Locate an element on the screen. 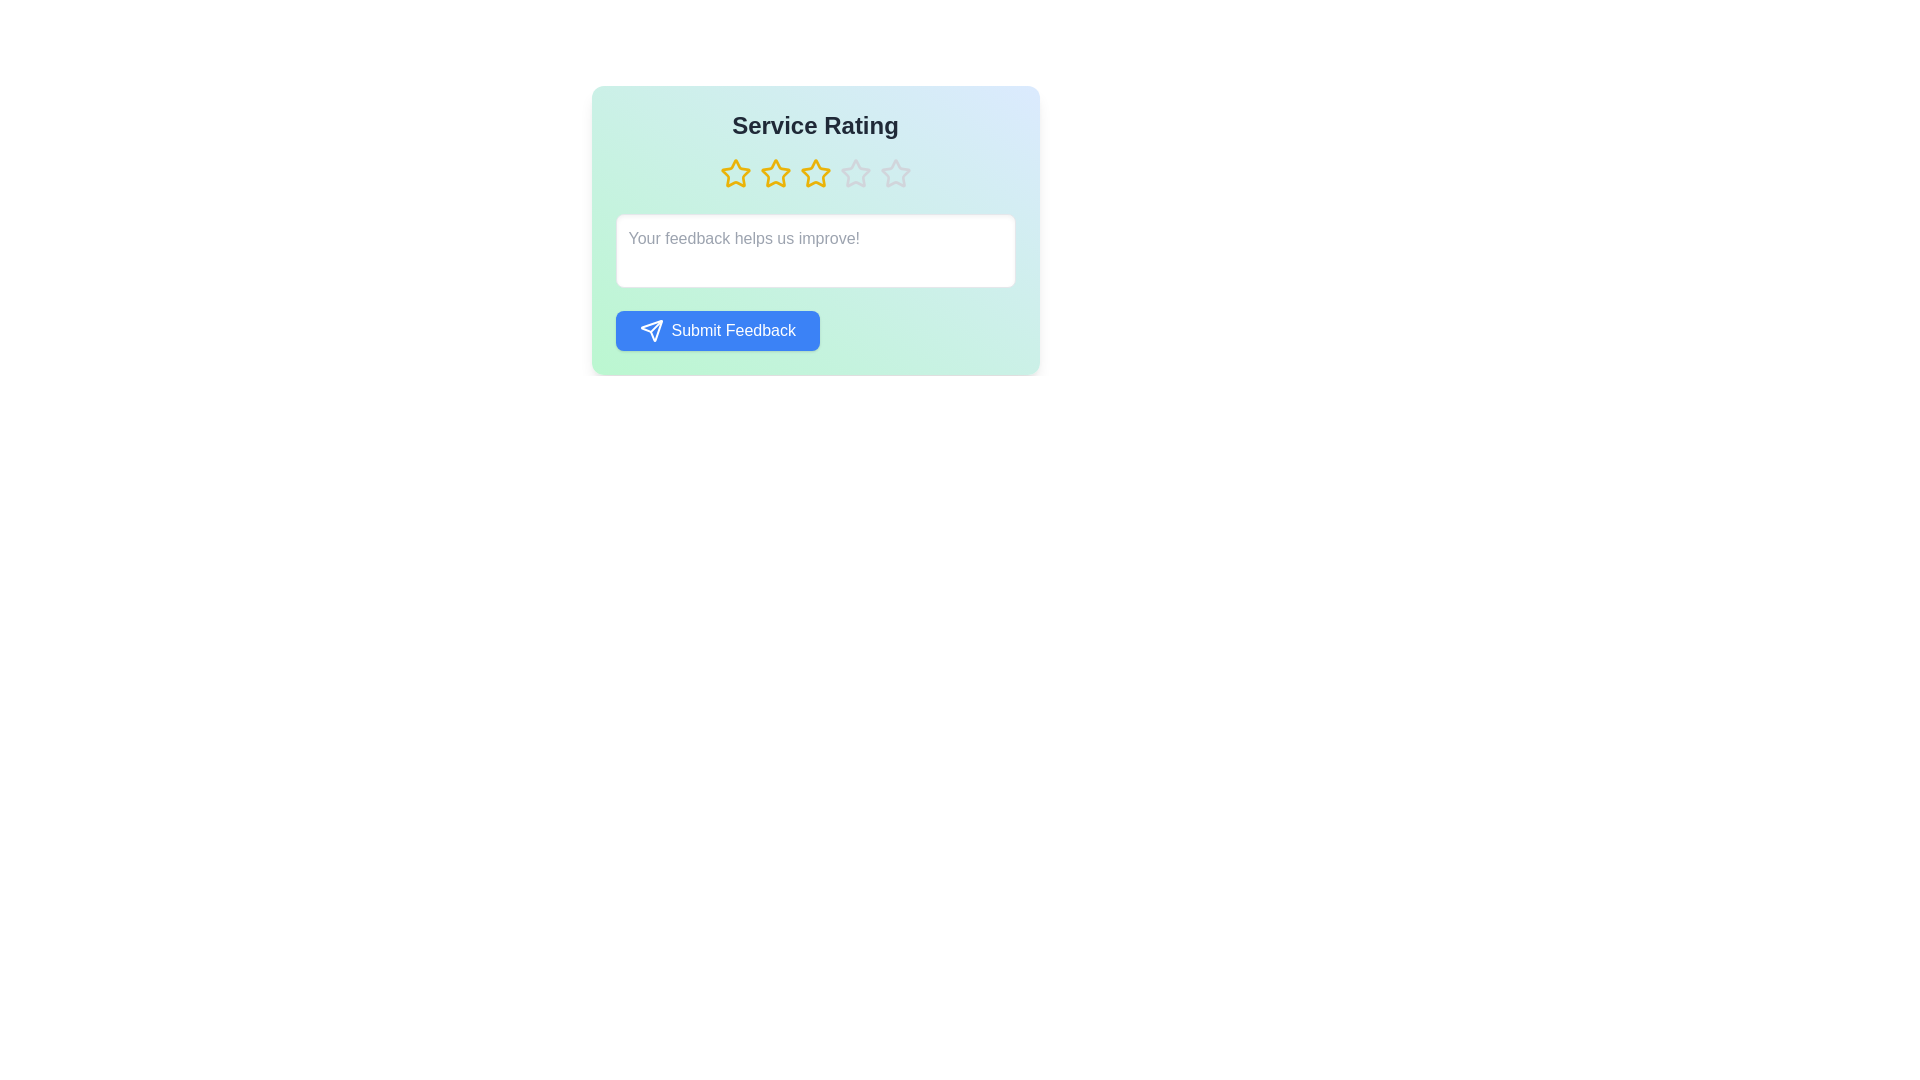 Image resolution: width=1920 pixels, height=1080 pixels. the second star-shaped icon in the rating component is located at coordinates (774, 172).